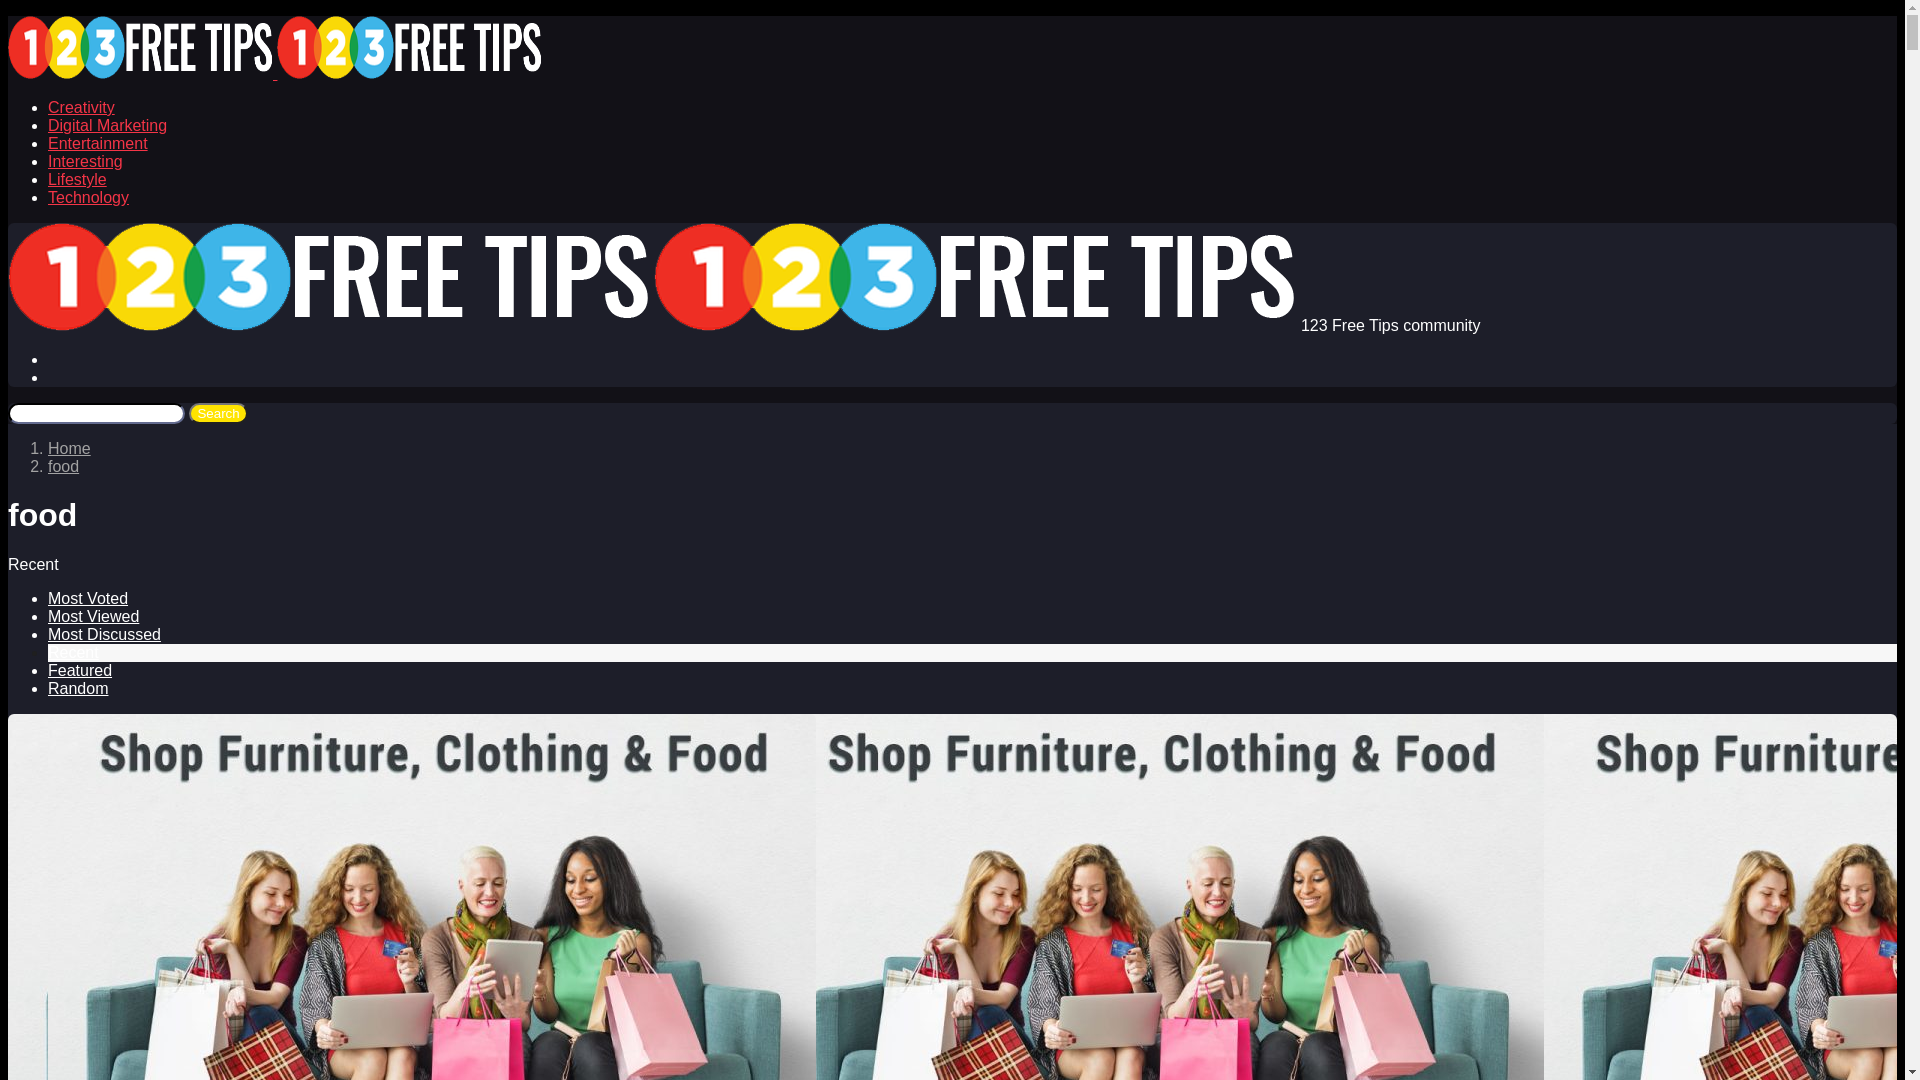  Describe the element at coordinates (80, 107) in the screenshot. I see `'Creativity'` at that location.